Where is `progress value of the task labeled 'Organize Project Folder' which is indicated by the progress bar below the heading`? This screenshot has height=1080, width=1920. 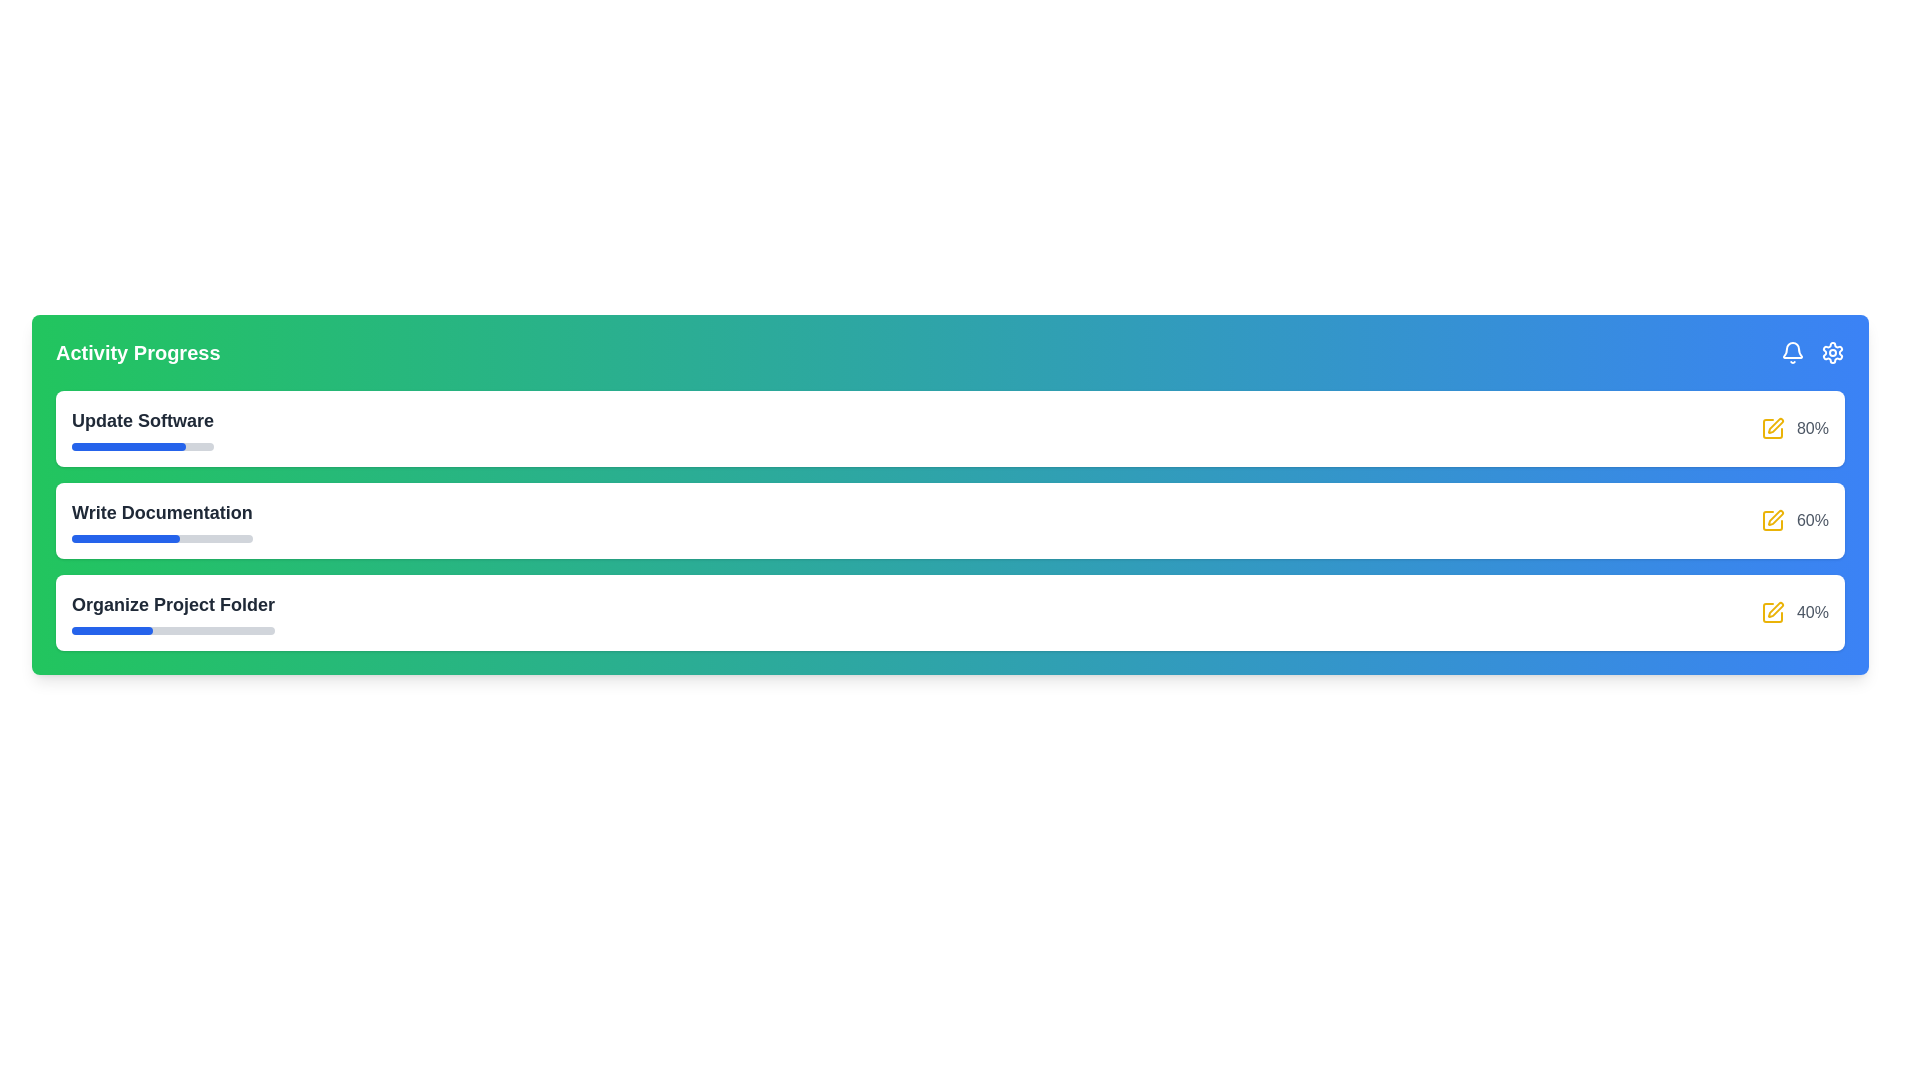 progress value of the task labeled 'Organize Project Folder' which is indicated by the progress bar below the heading is located at coordinates (173, 612).